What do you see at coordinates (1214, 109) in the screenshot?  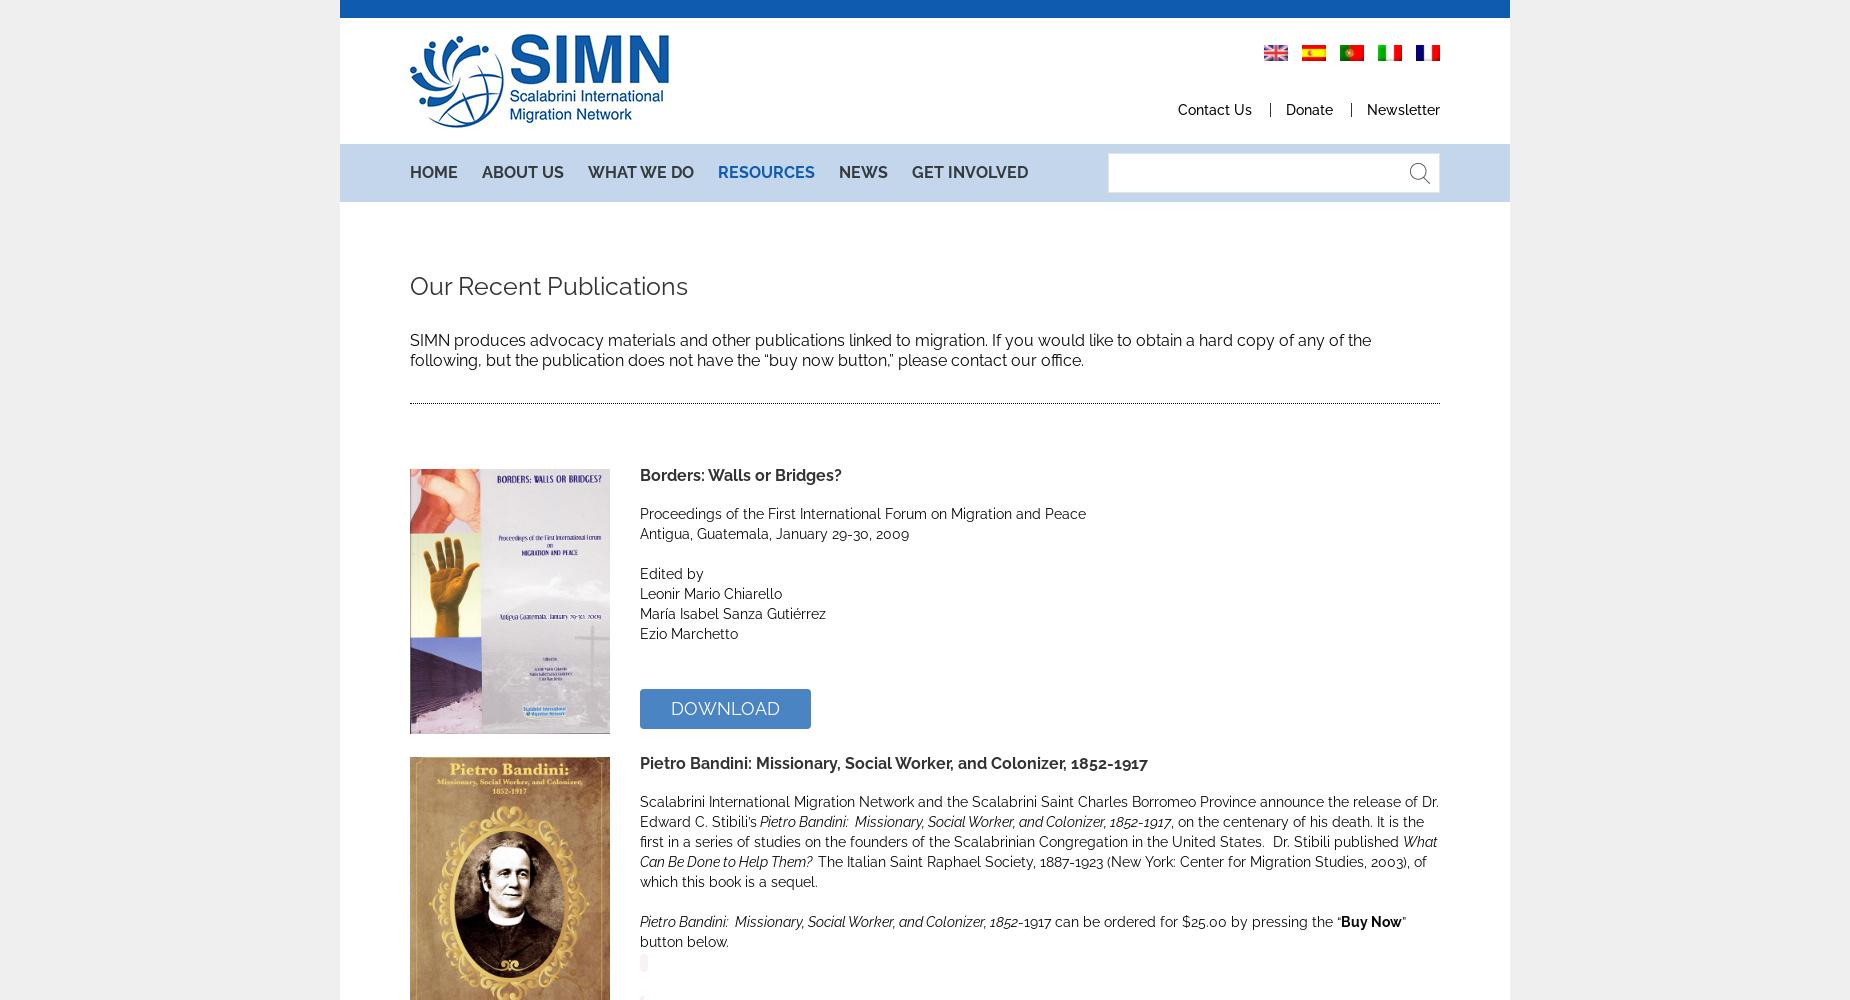 I see `'Contact U'` at bounding box center [1214, 109].